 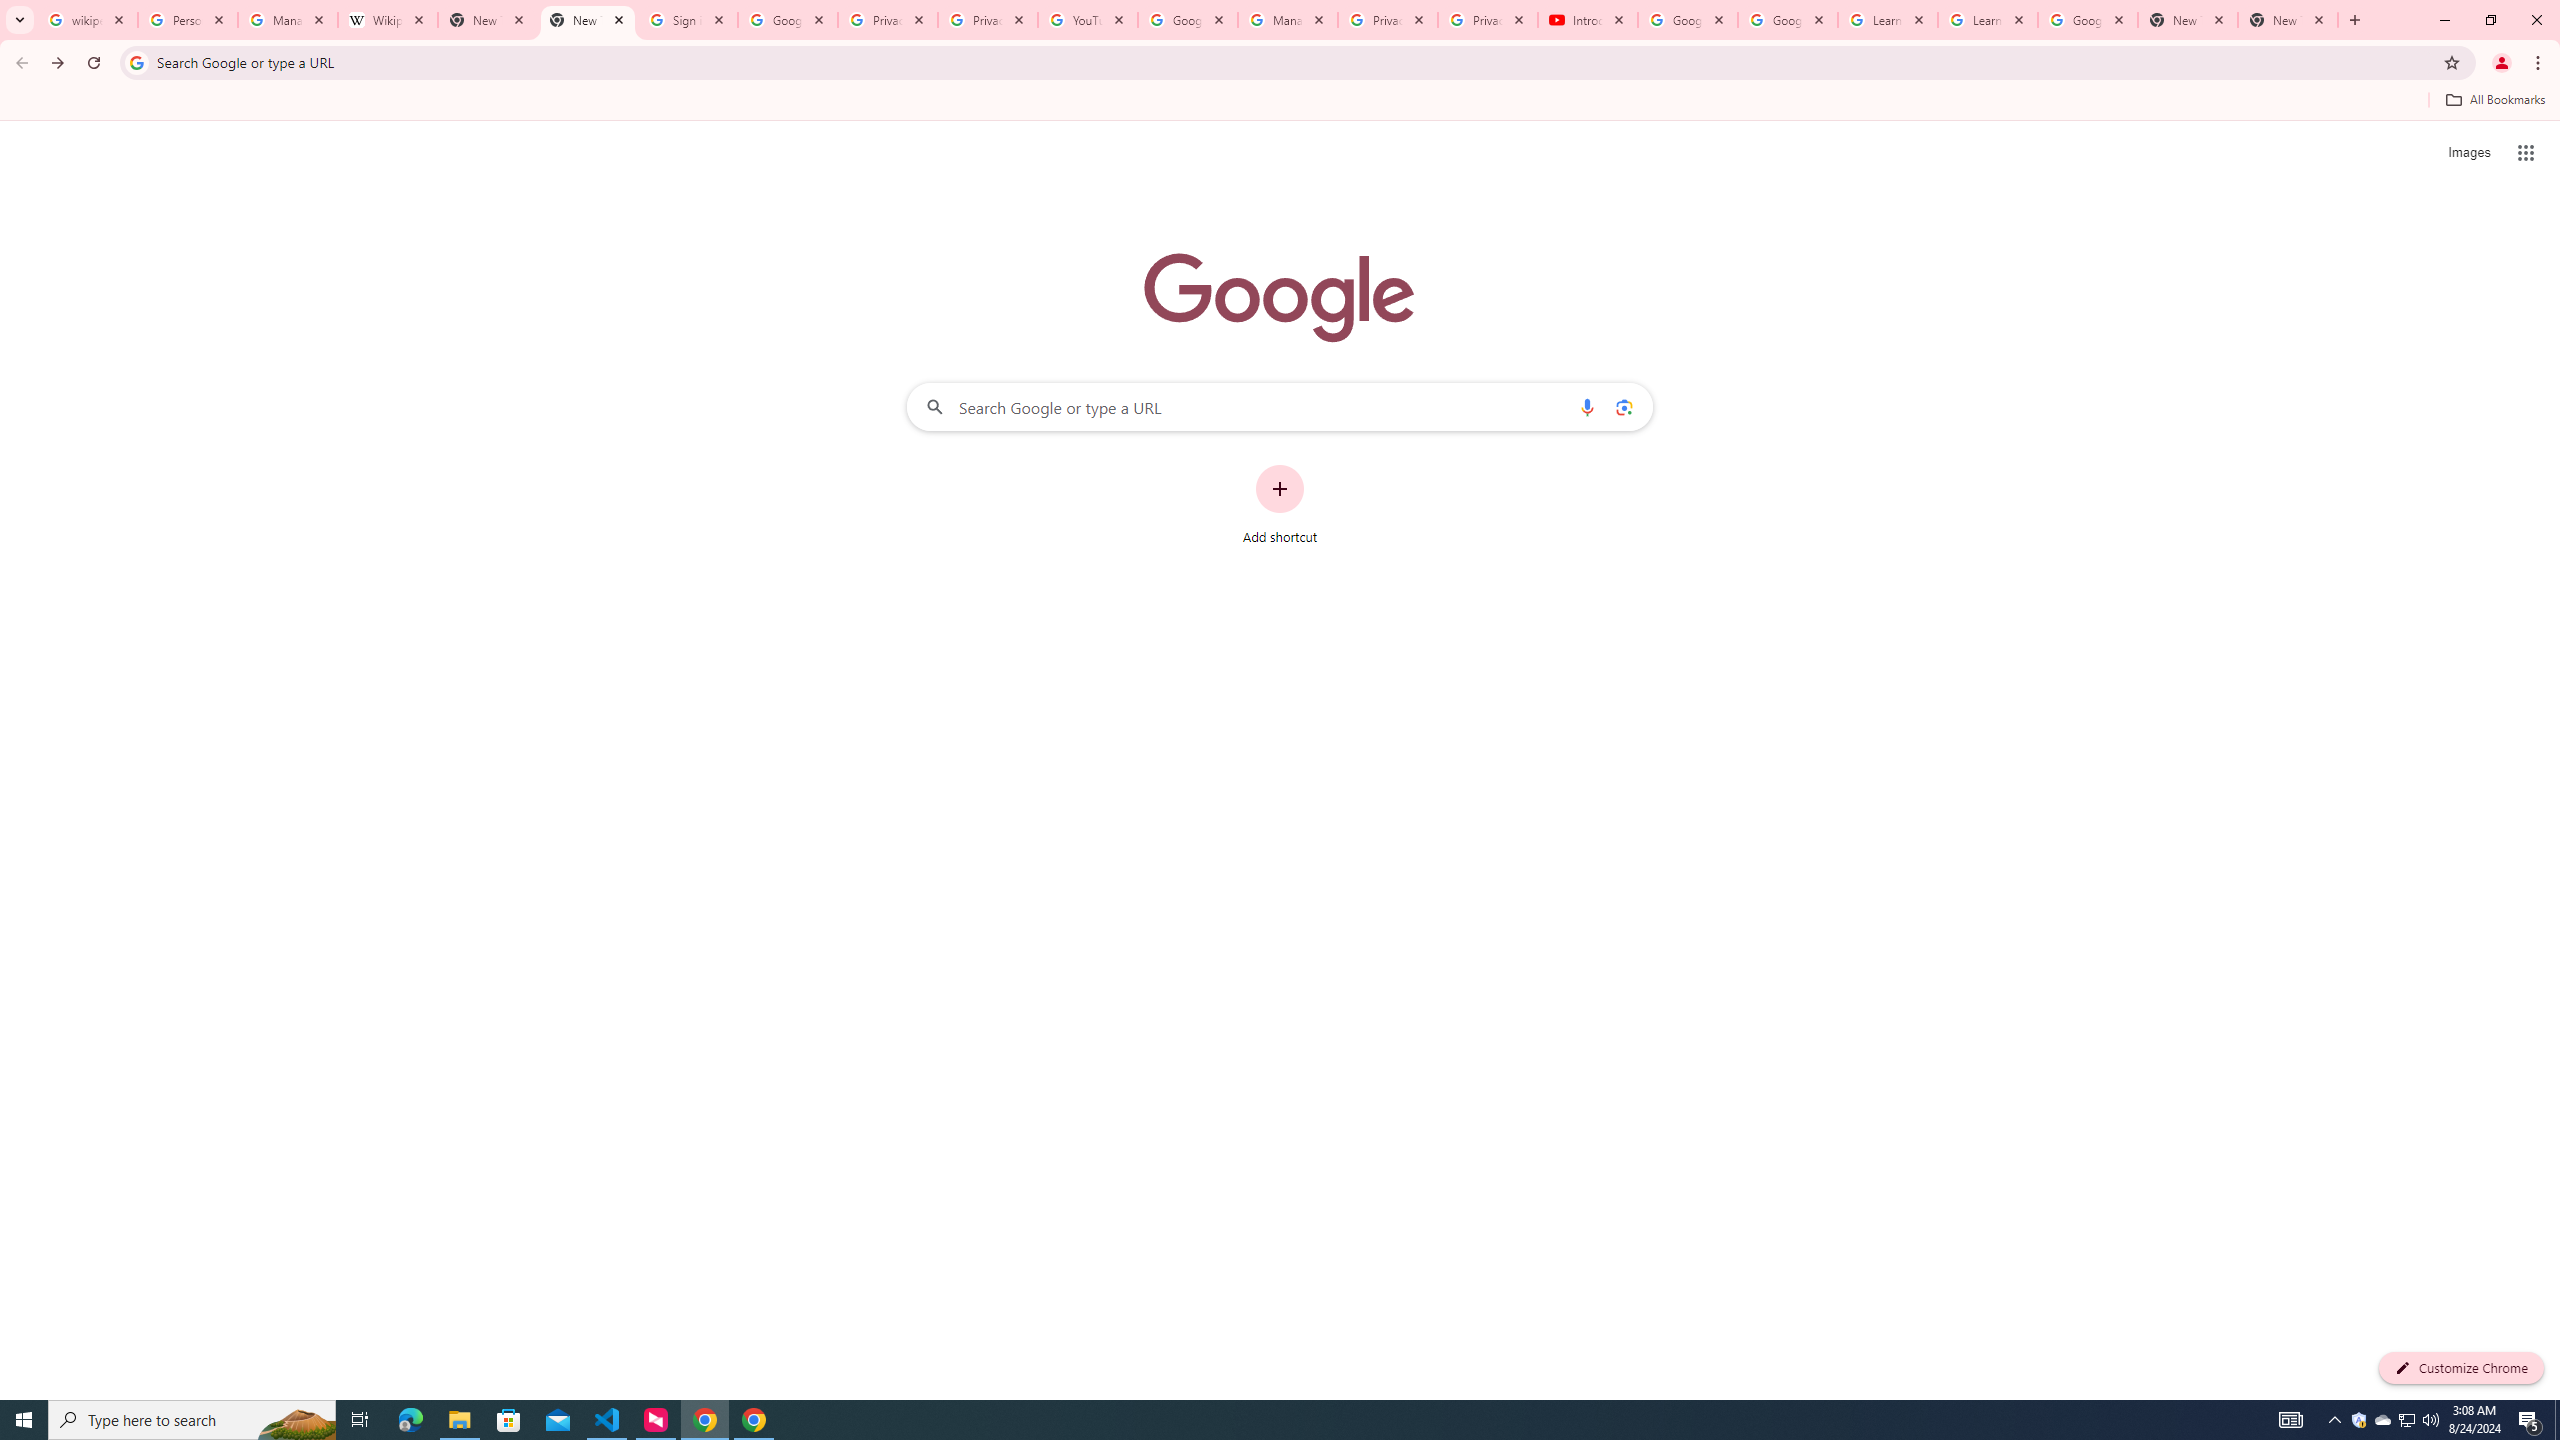 What do you see at coordinates (1687, 19) in the screenshot?
I see `'Google Account Help'` at bounding box center [1687, 19].